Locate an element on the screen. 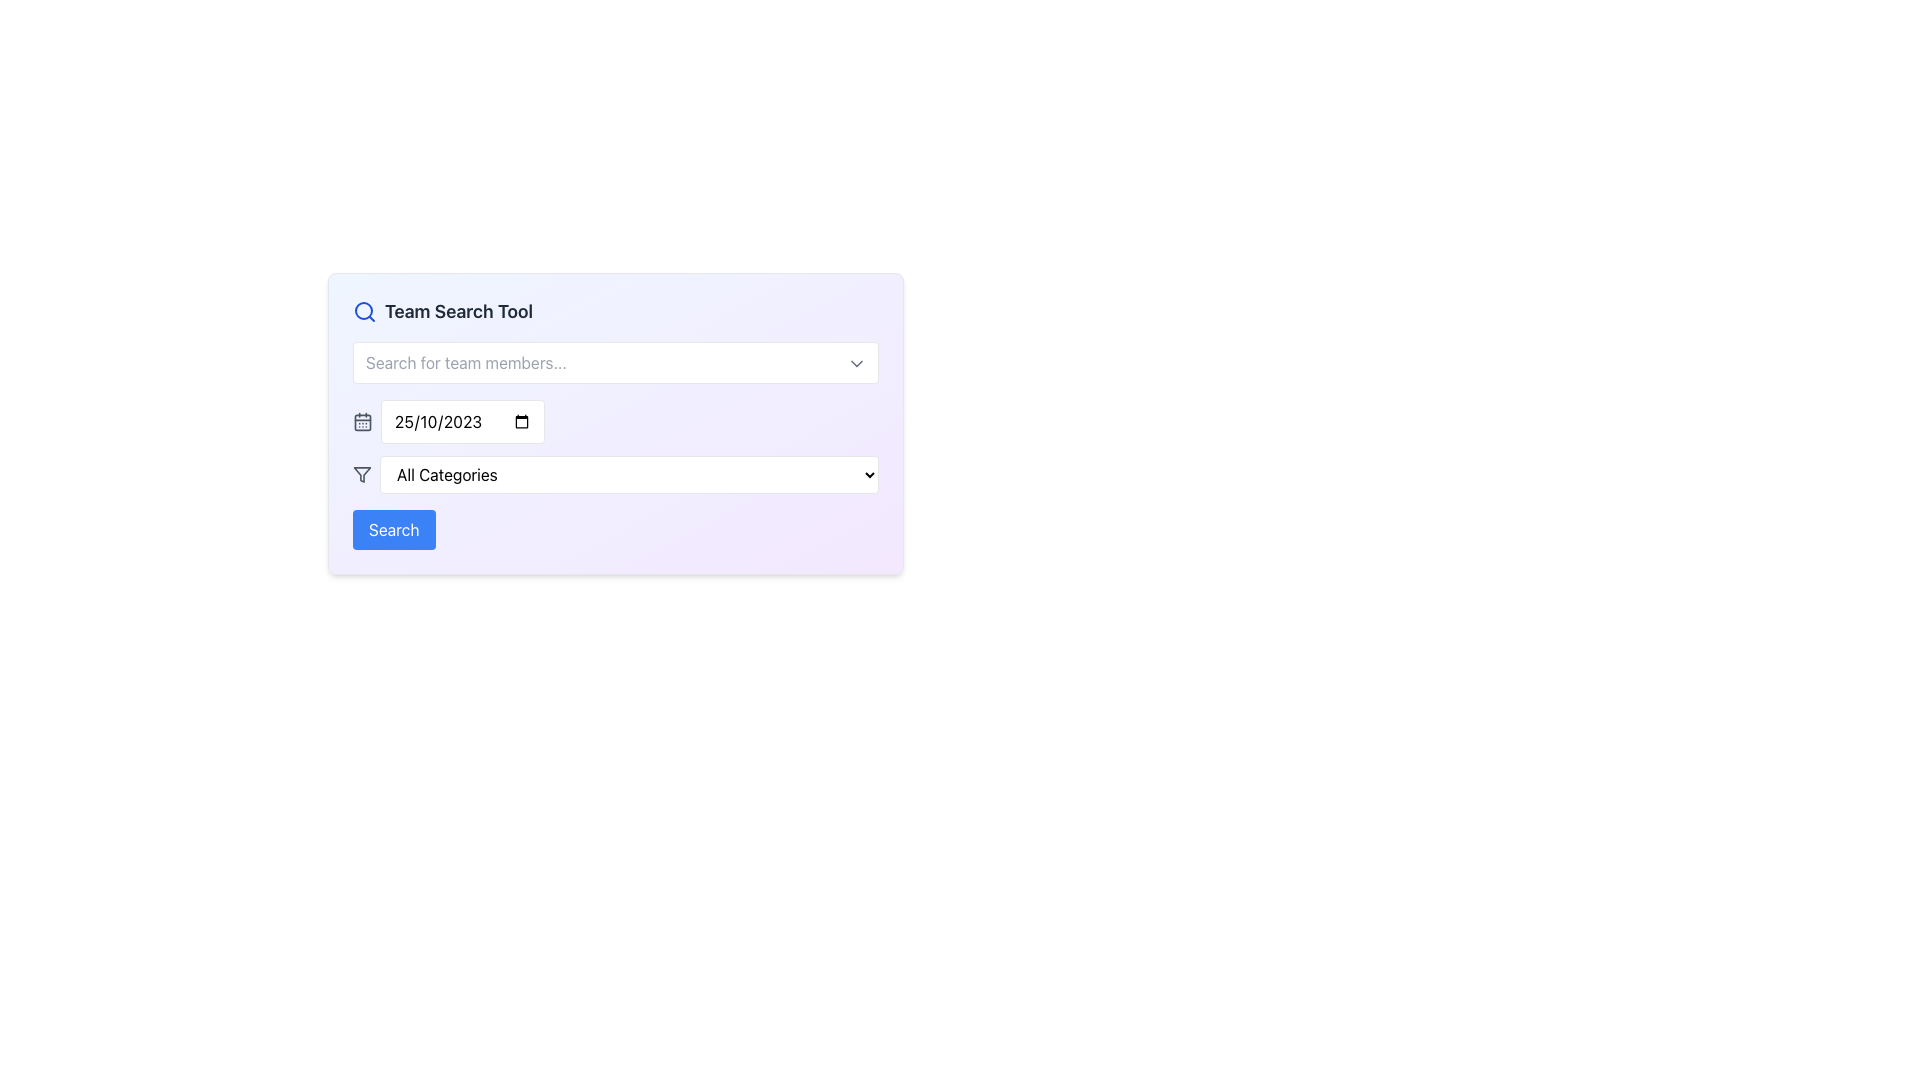  the vertically arranged group of selectable items labeled 'All CategoriesMarketingDevelopmentDesign' is located at coordinates (614, 446).